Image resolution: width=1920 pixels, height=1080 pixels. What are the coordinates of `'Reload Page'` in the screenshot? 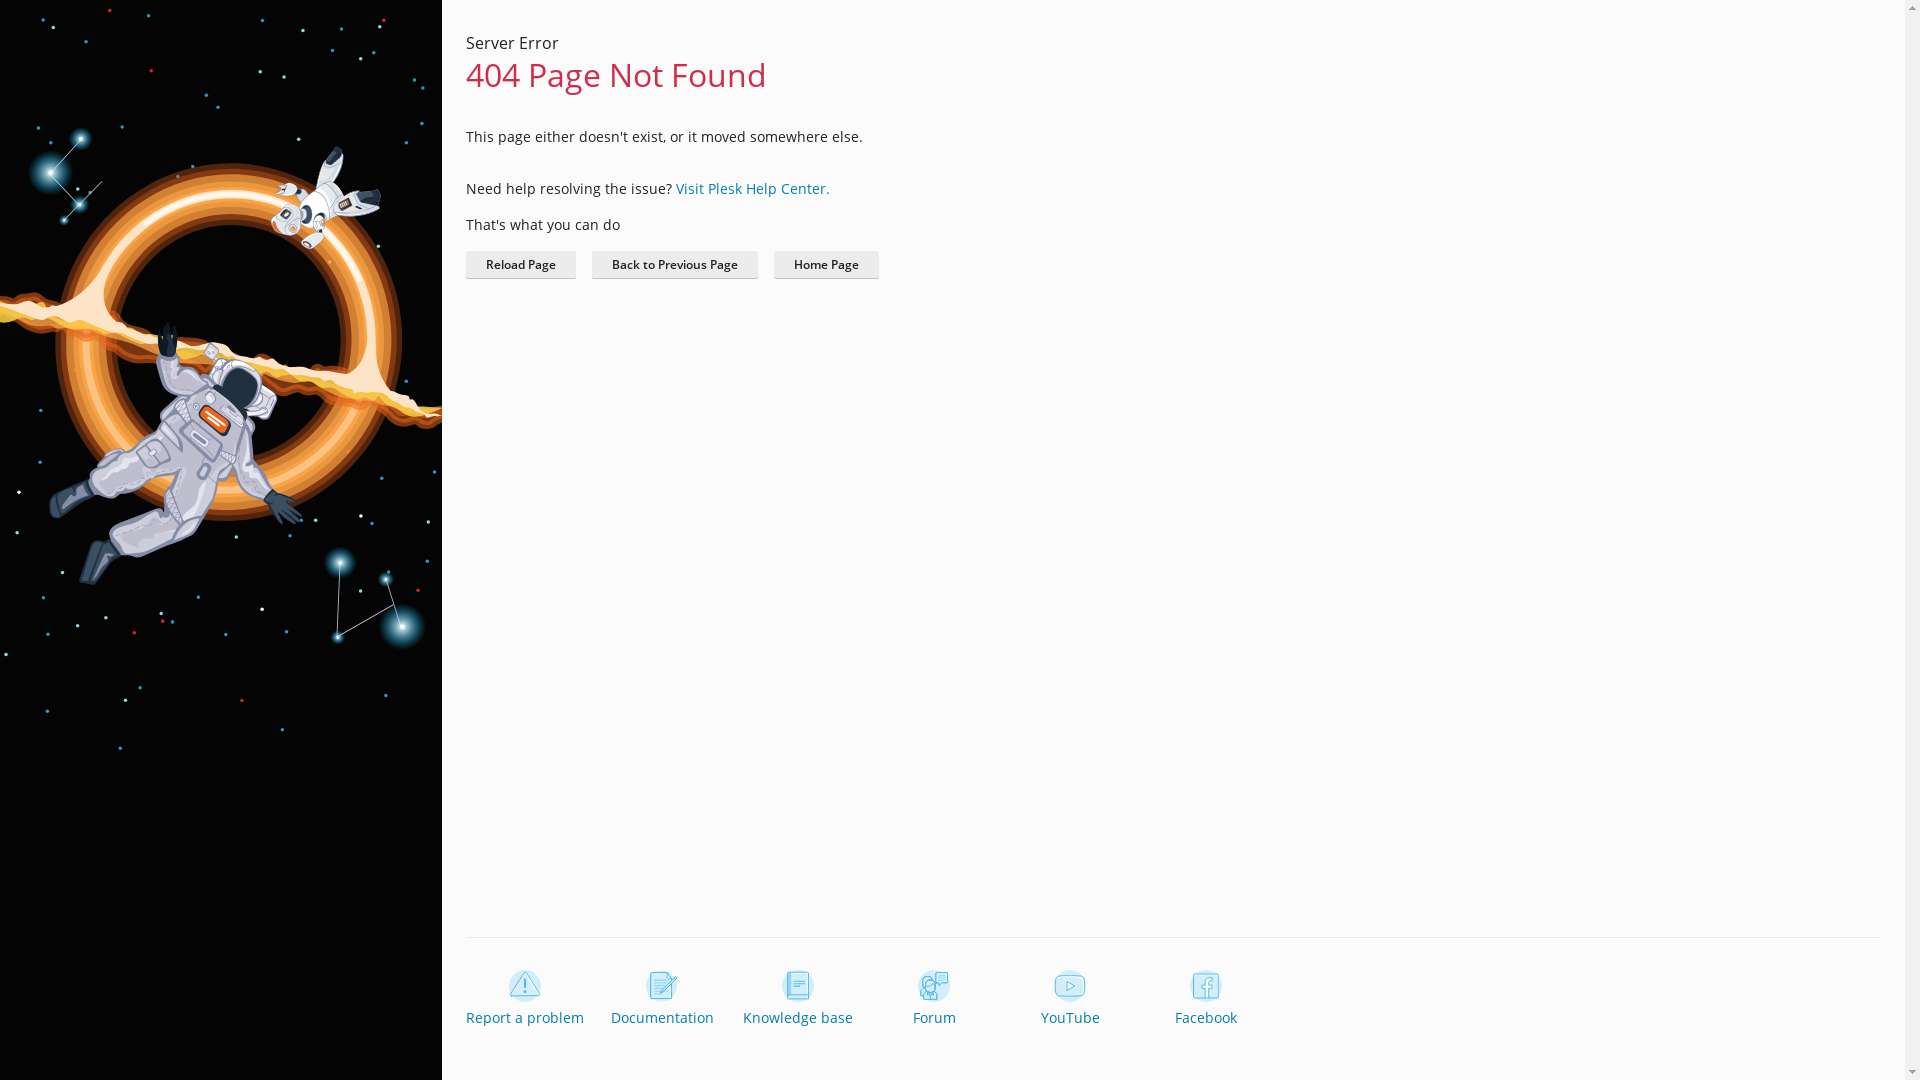 It's located at (521, 264).